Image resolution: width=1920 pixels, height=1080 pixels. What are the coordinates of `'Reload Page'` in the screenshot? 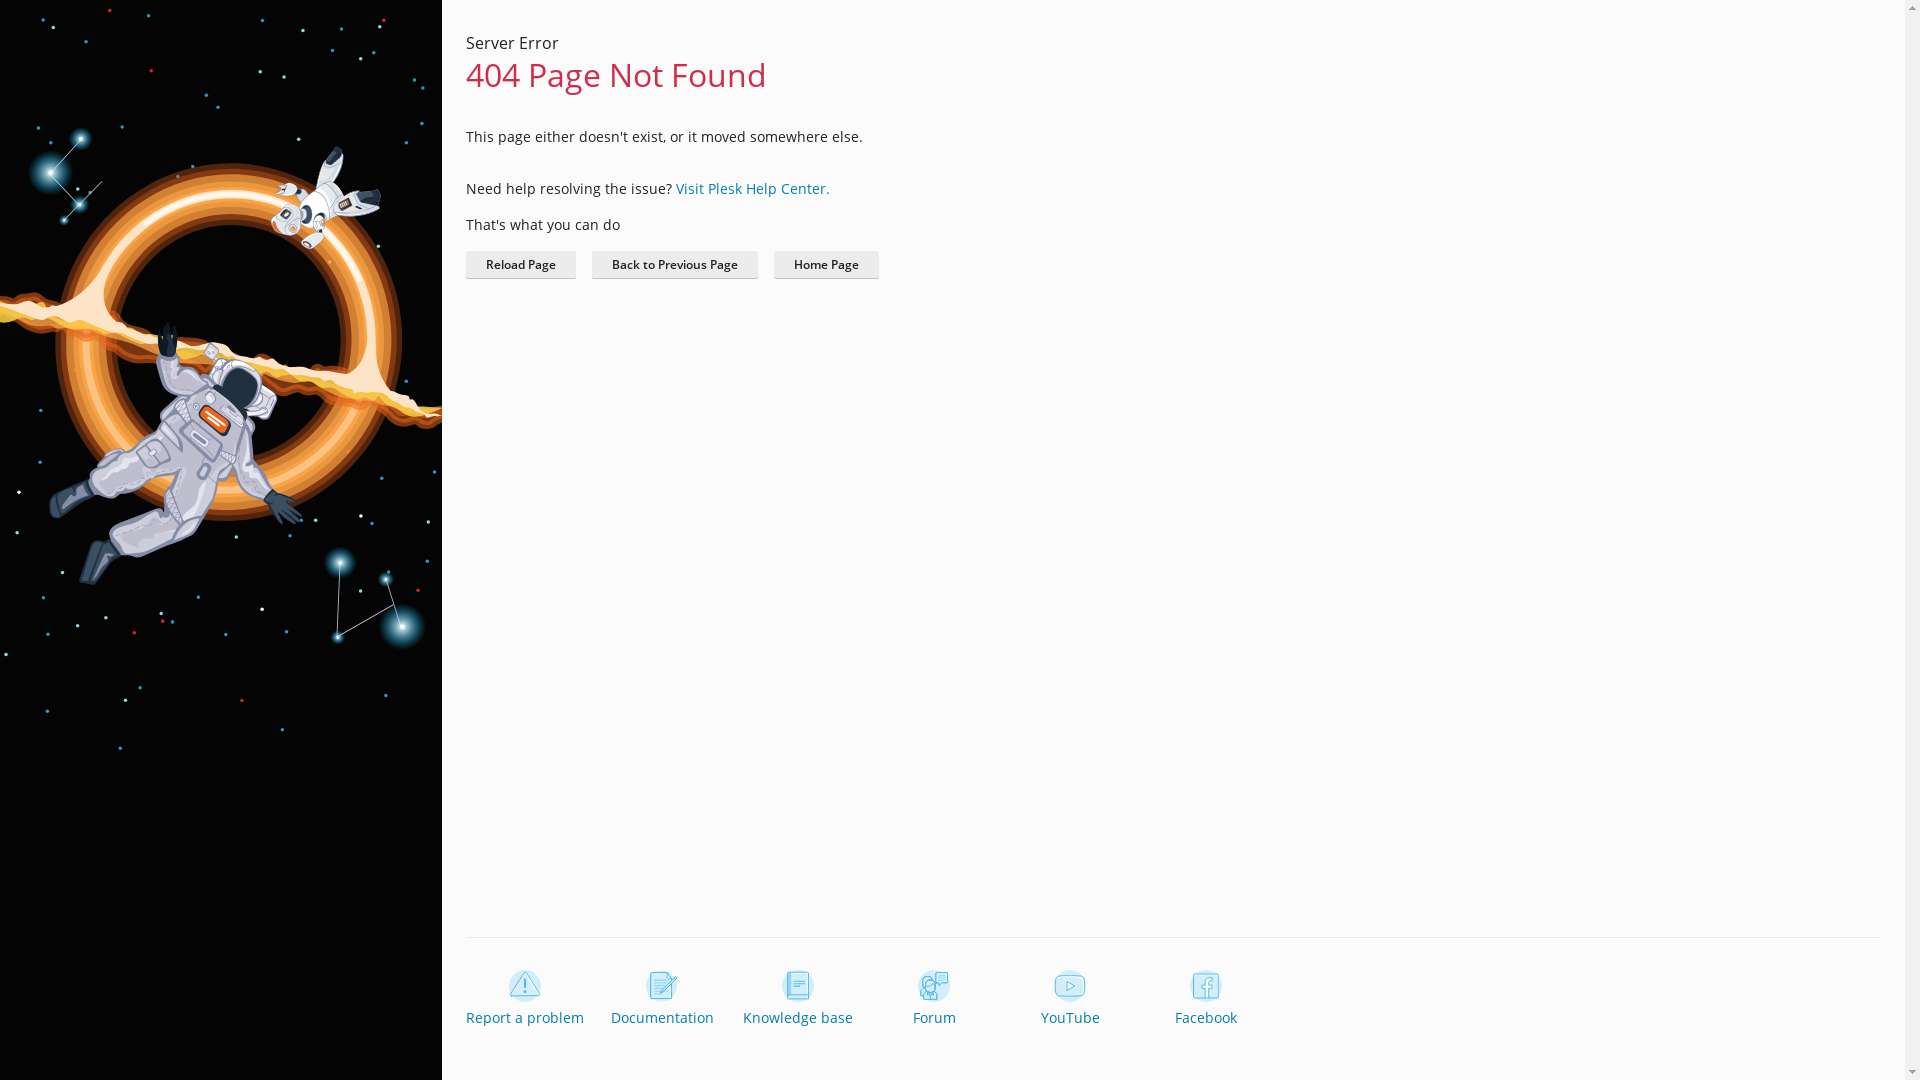 It's located at (521, 264).